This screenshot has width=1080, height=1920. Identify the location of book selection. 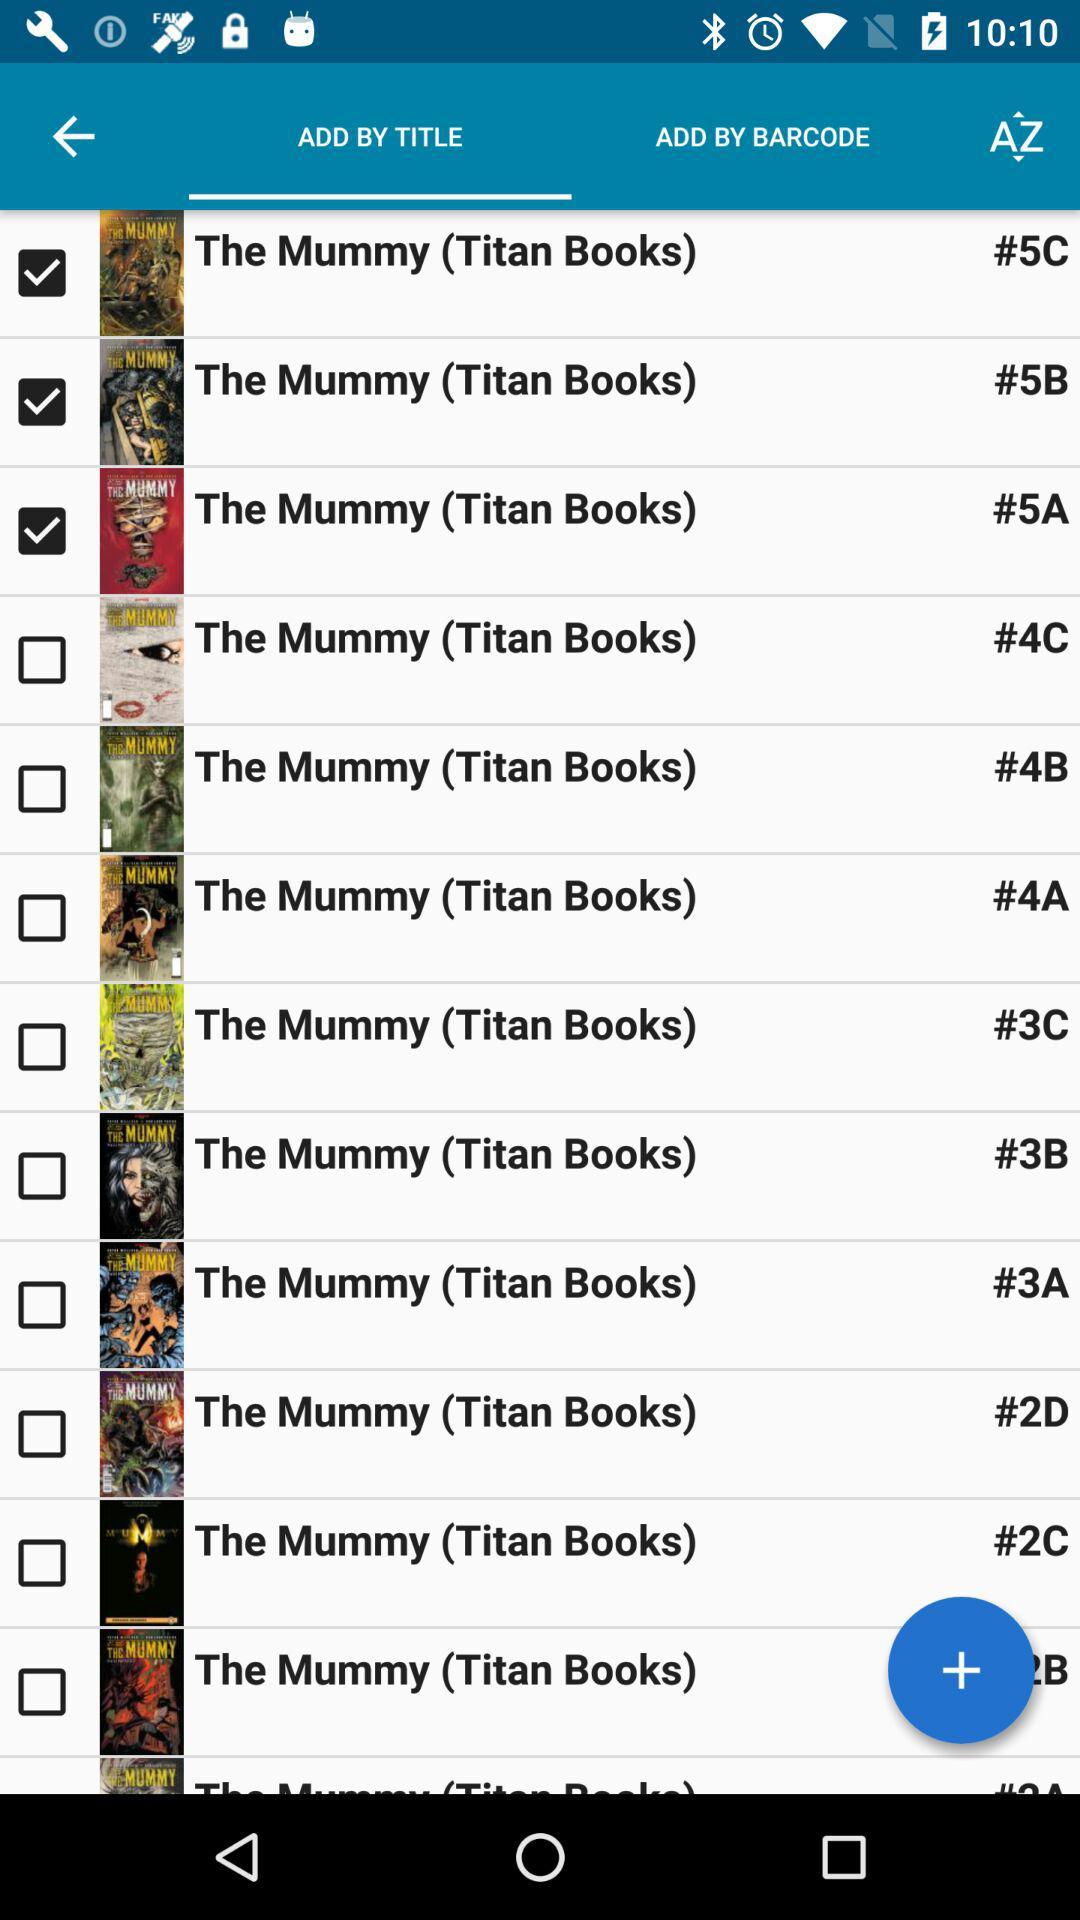
(140, 660).